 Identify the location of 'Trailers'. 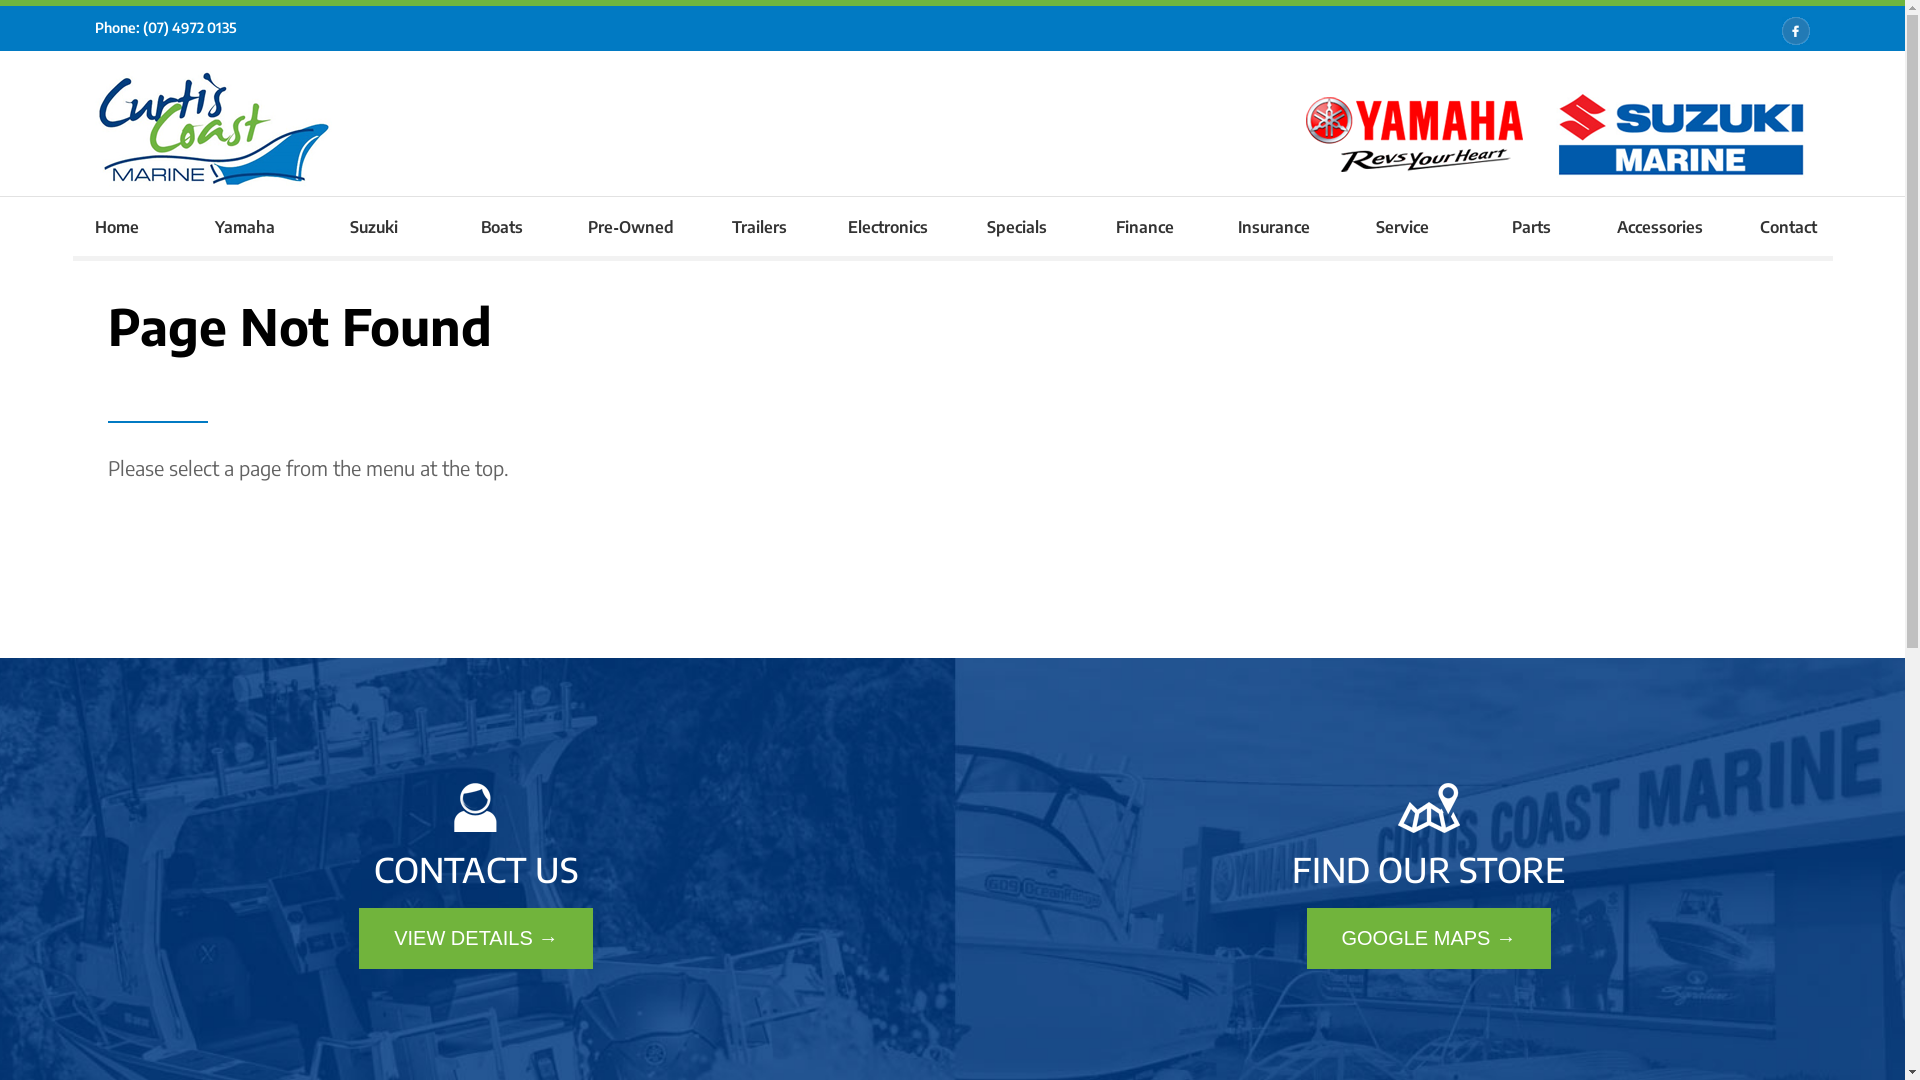
(758, 225).